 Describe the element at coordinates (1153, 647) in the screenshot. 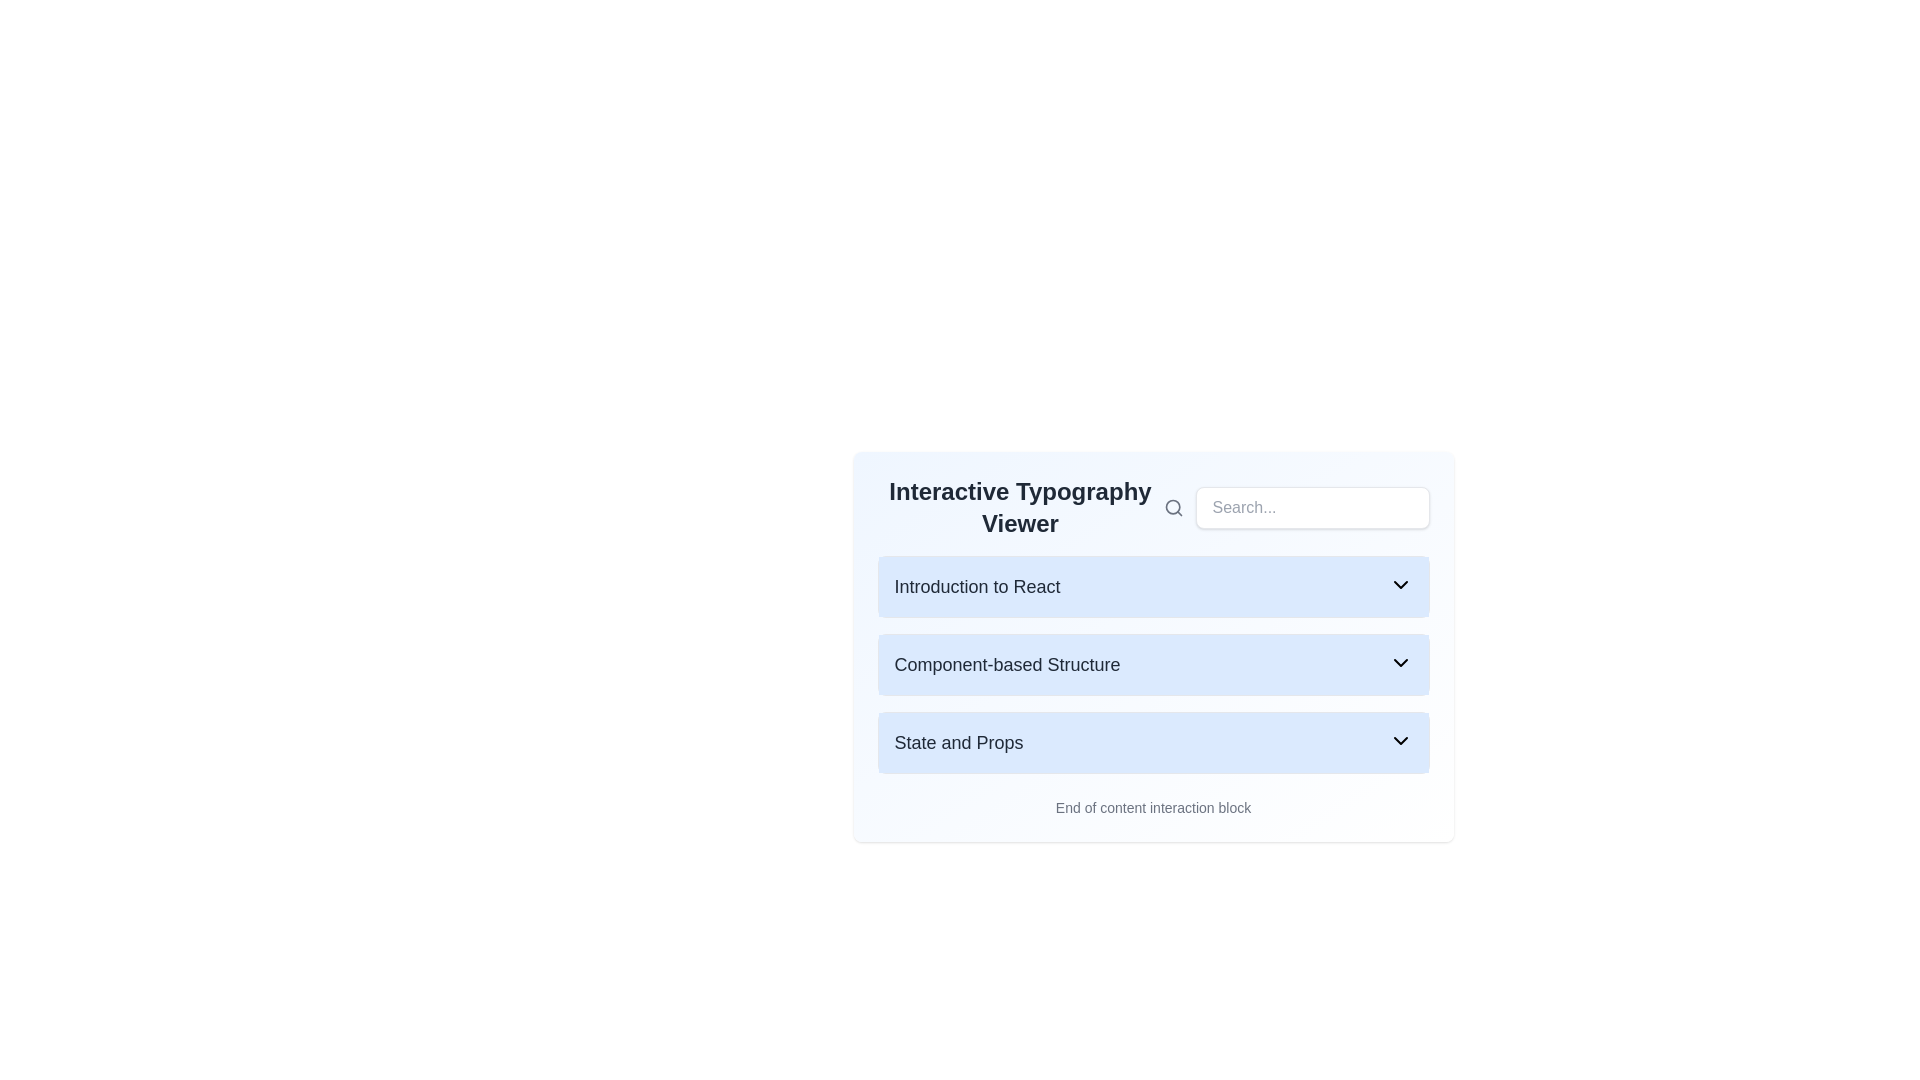

I see `the interactive list item labeled 'Component-based Structure'` at that location.